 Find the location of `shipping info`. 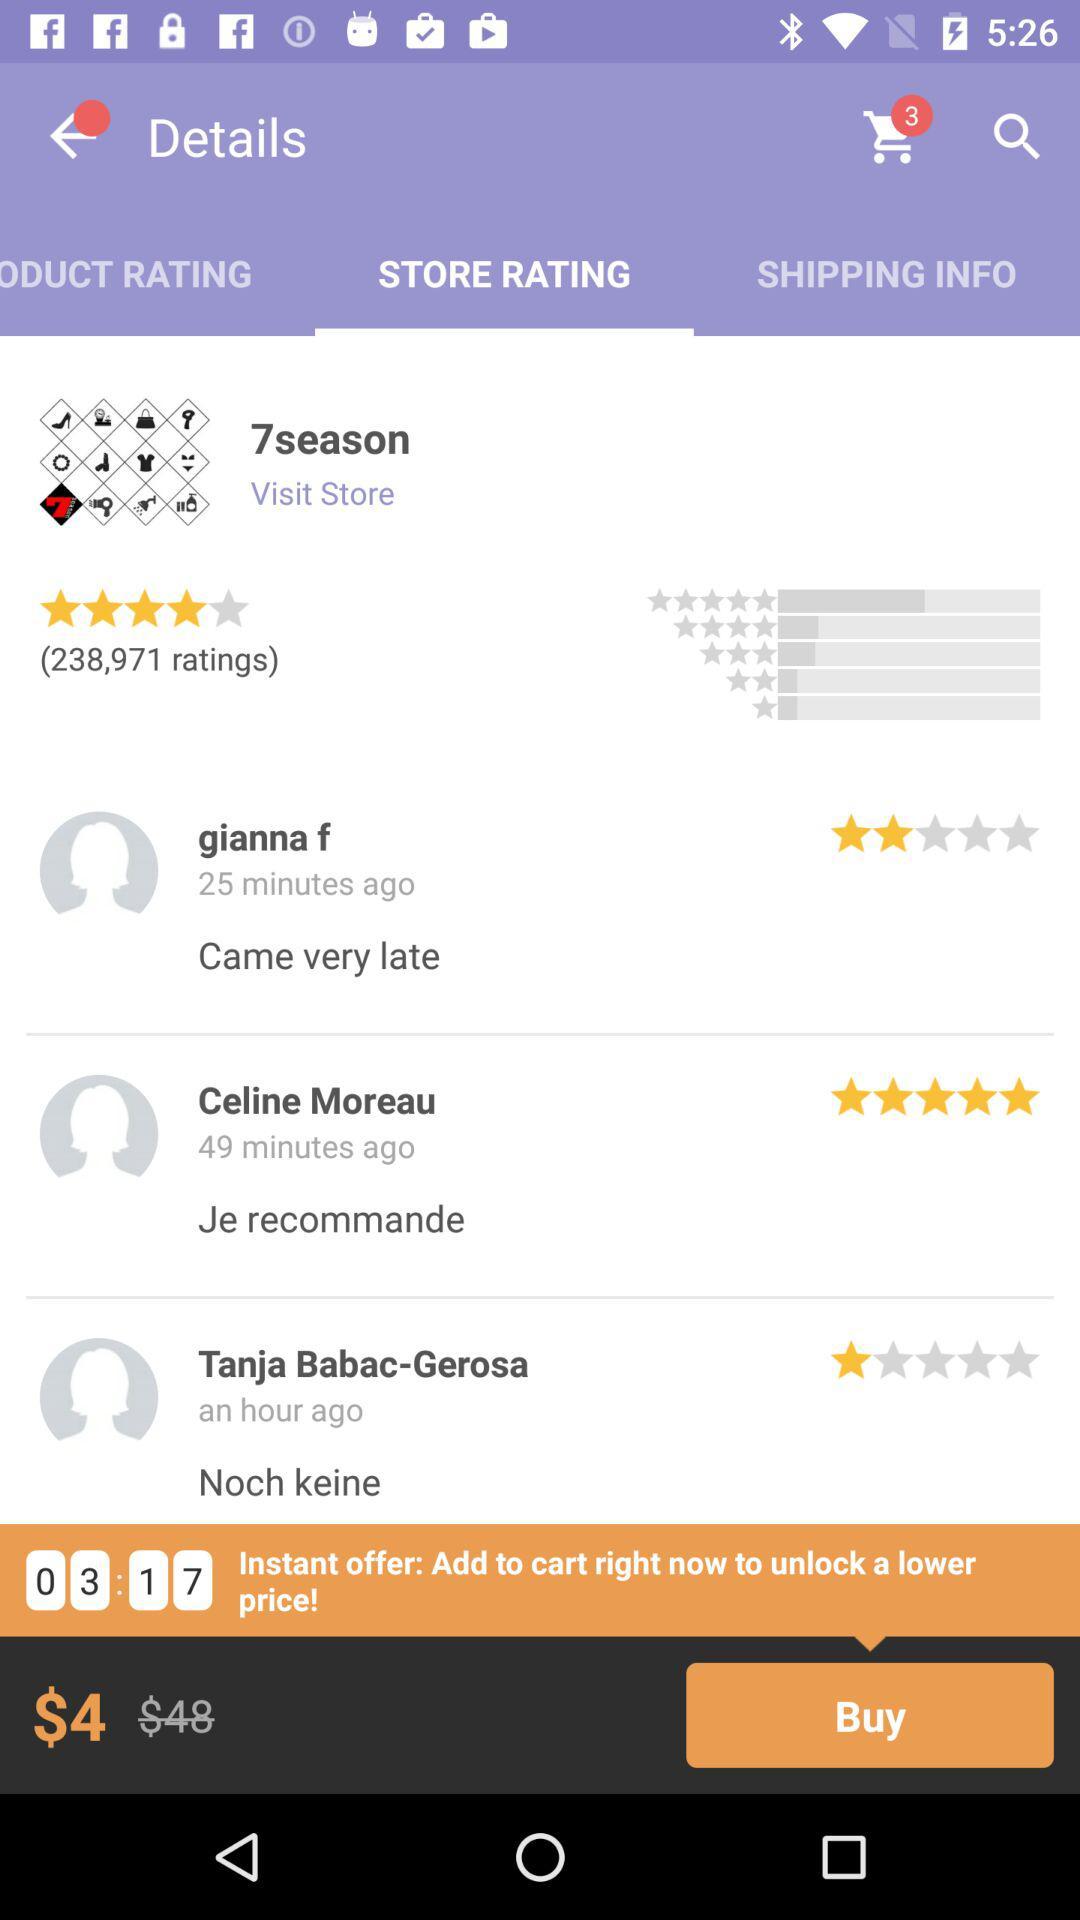

shipping info is located at coordinates (885, 272).